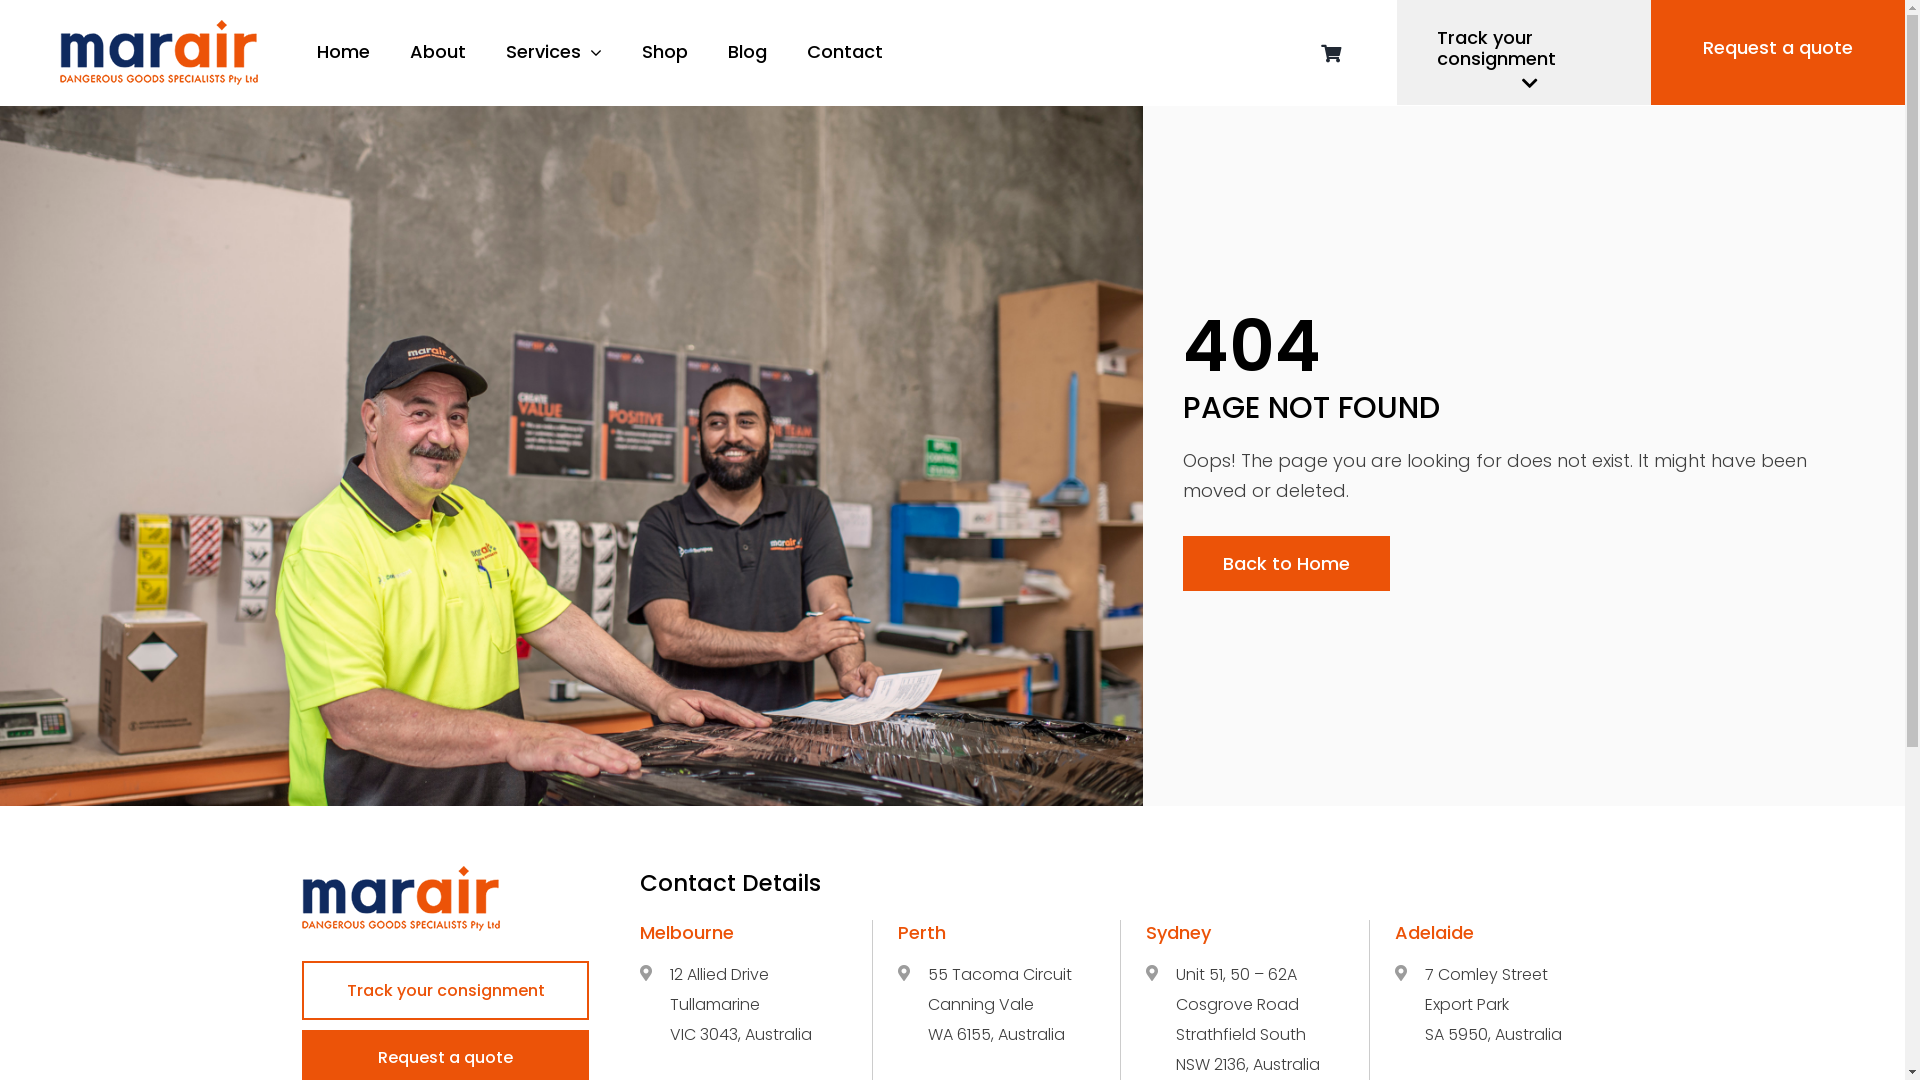  Describe the element at coordinates (400, 897) in the screenshot. I see `'Marair-Dangerous-goods-specialist'` at that location.